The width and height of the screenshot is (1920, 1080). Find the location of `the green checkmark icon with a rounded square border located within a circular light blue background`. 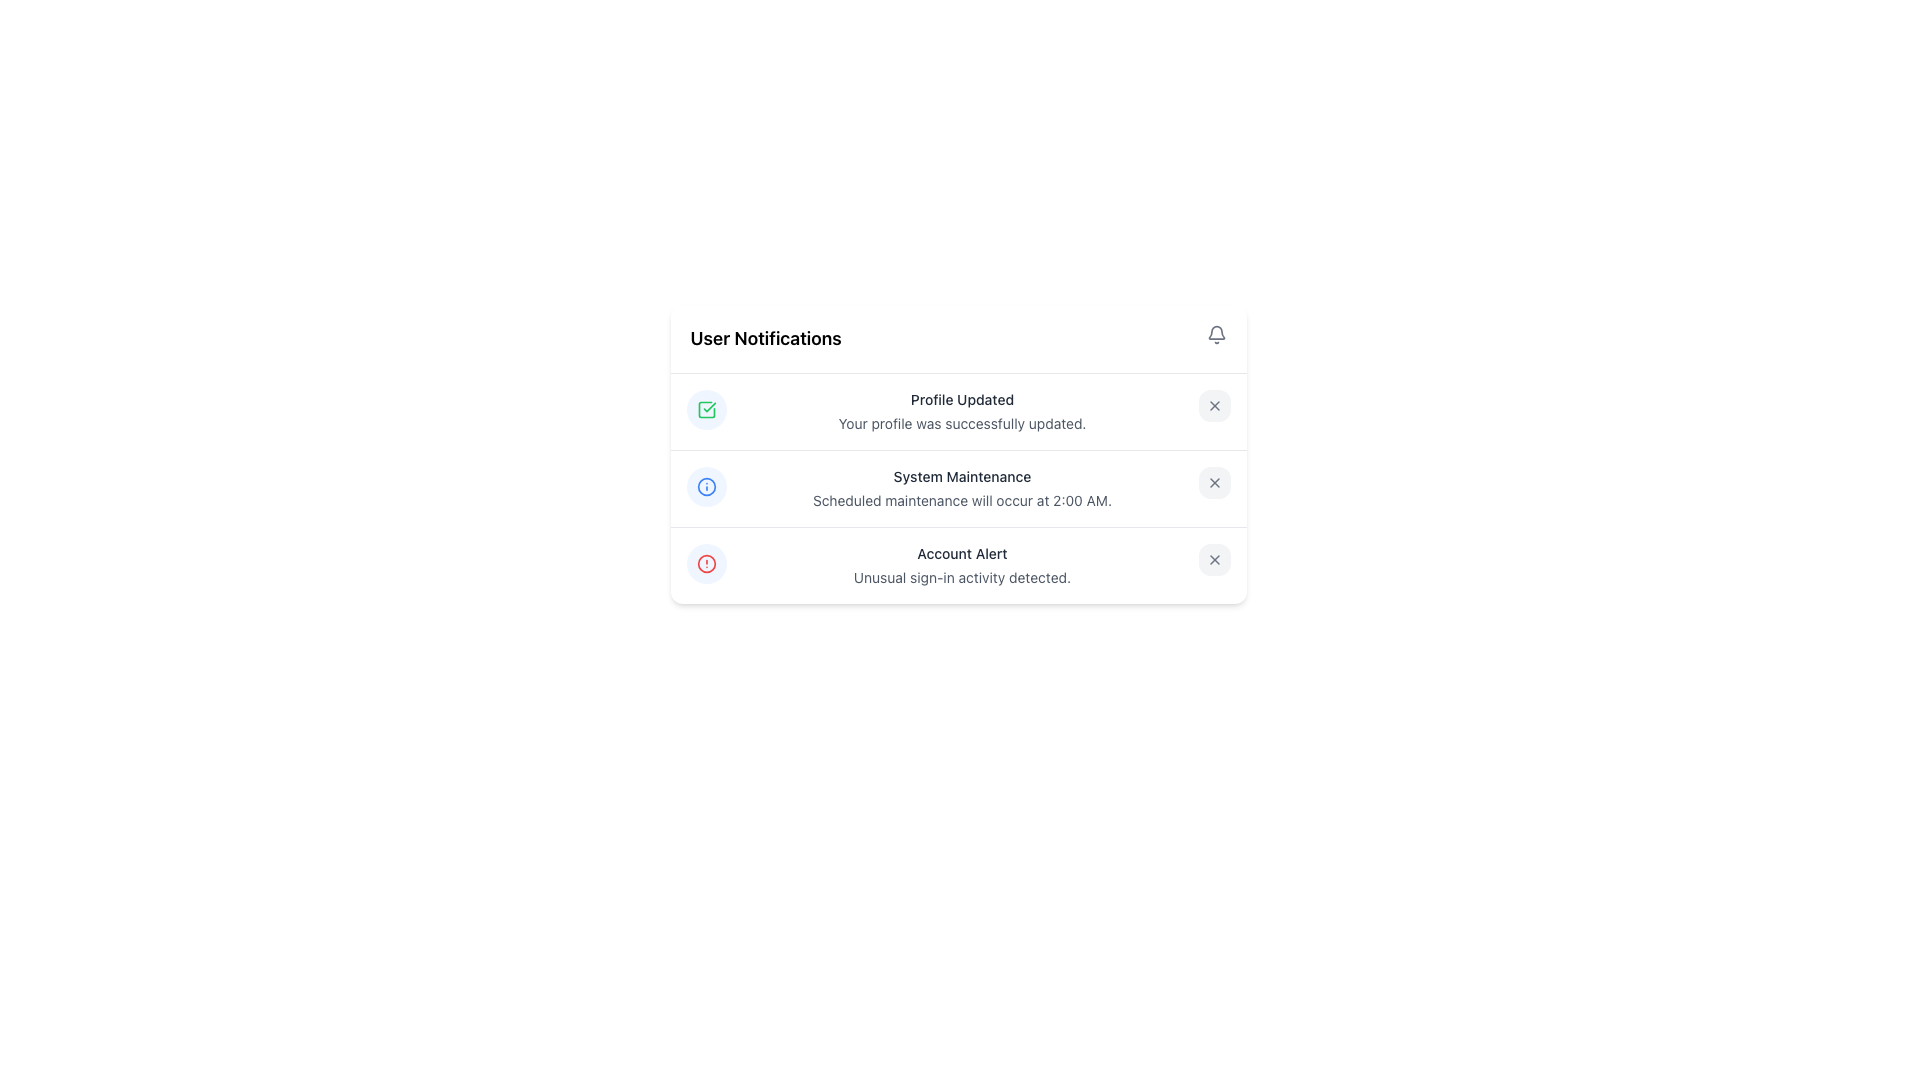

the green checkmark icon with a rounded square border located within a circular light blue background is located at coordinates (706, 408).